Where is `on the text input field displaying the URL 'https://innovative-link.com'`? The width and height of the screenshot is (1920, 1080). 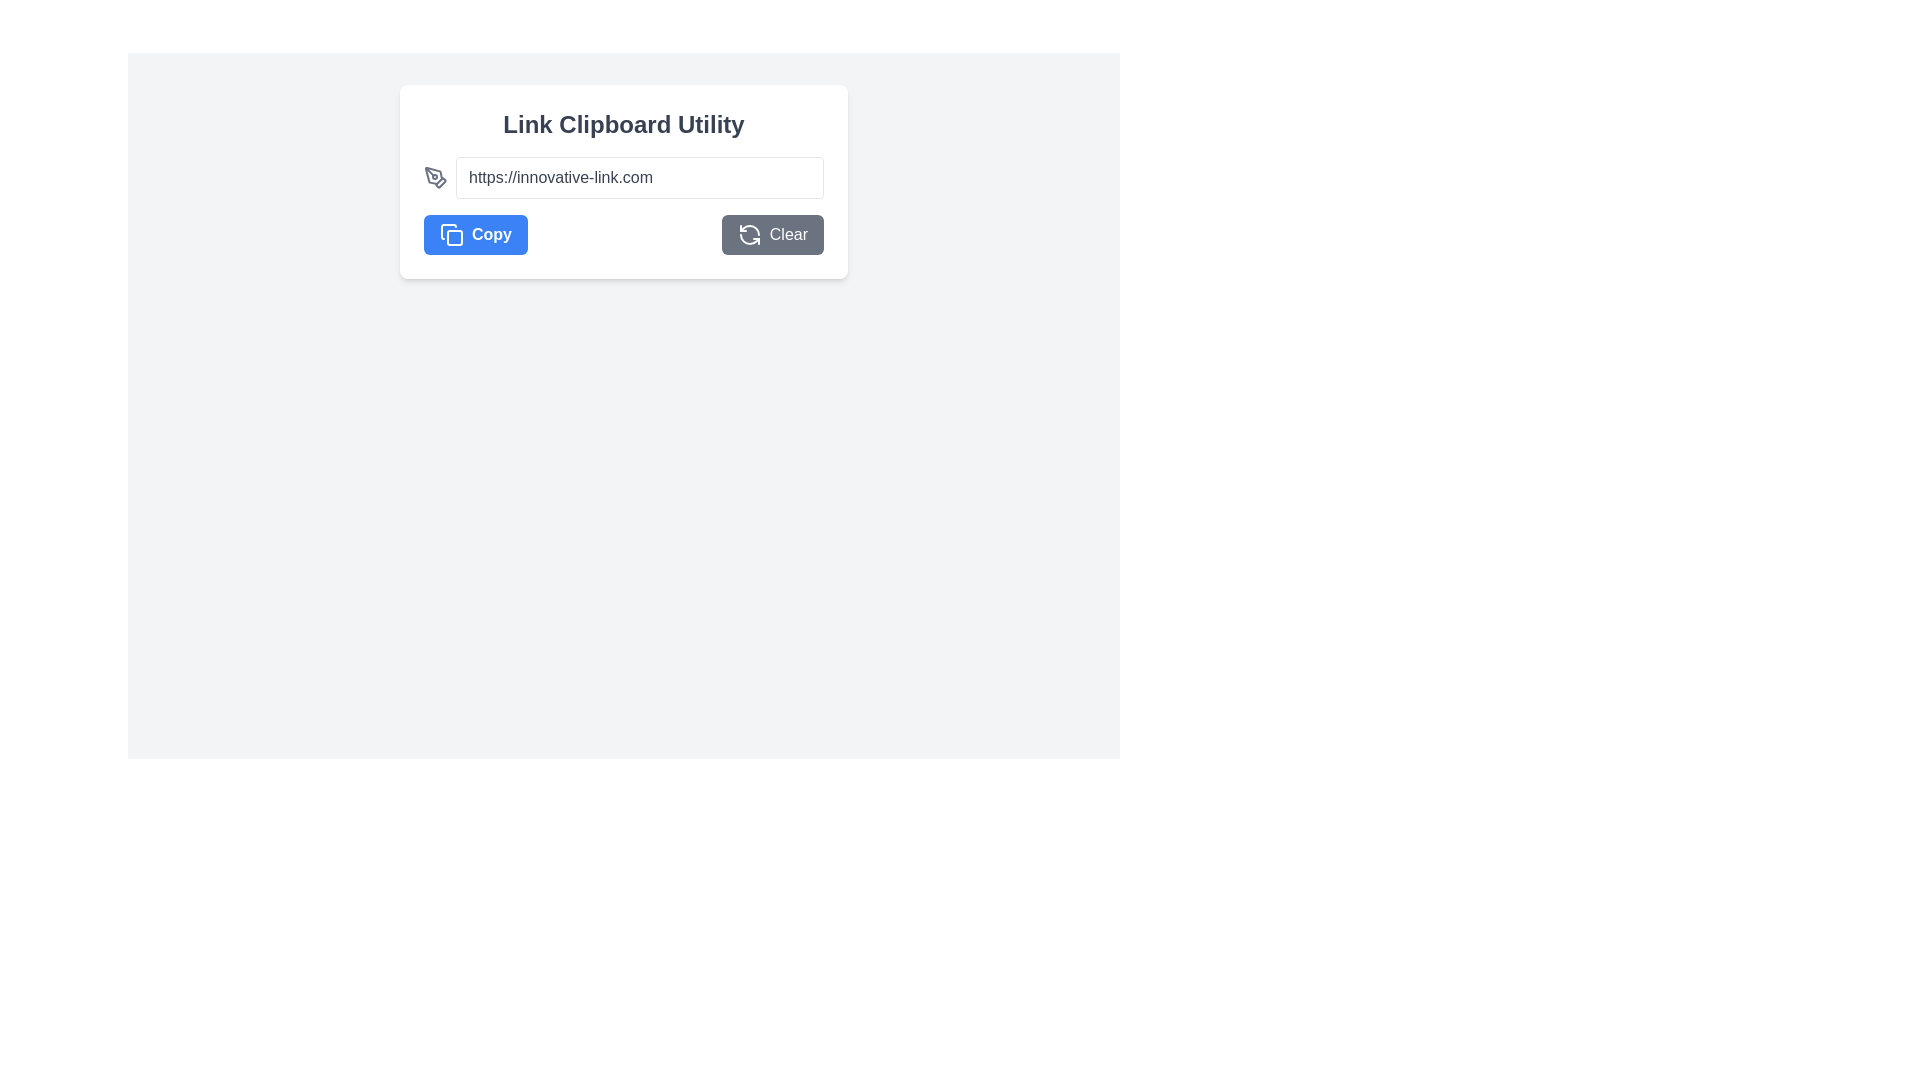 on the text input field displaying the URL 'https://innovative-link.com' is located at coordinates (638, 176).